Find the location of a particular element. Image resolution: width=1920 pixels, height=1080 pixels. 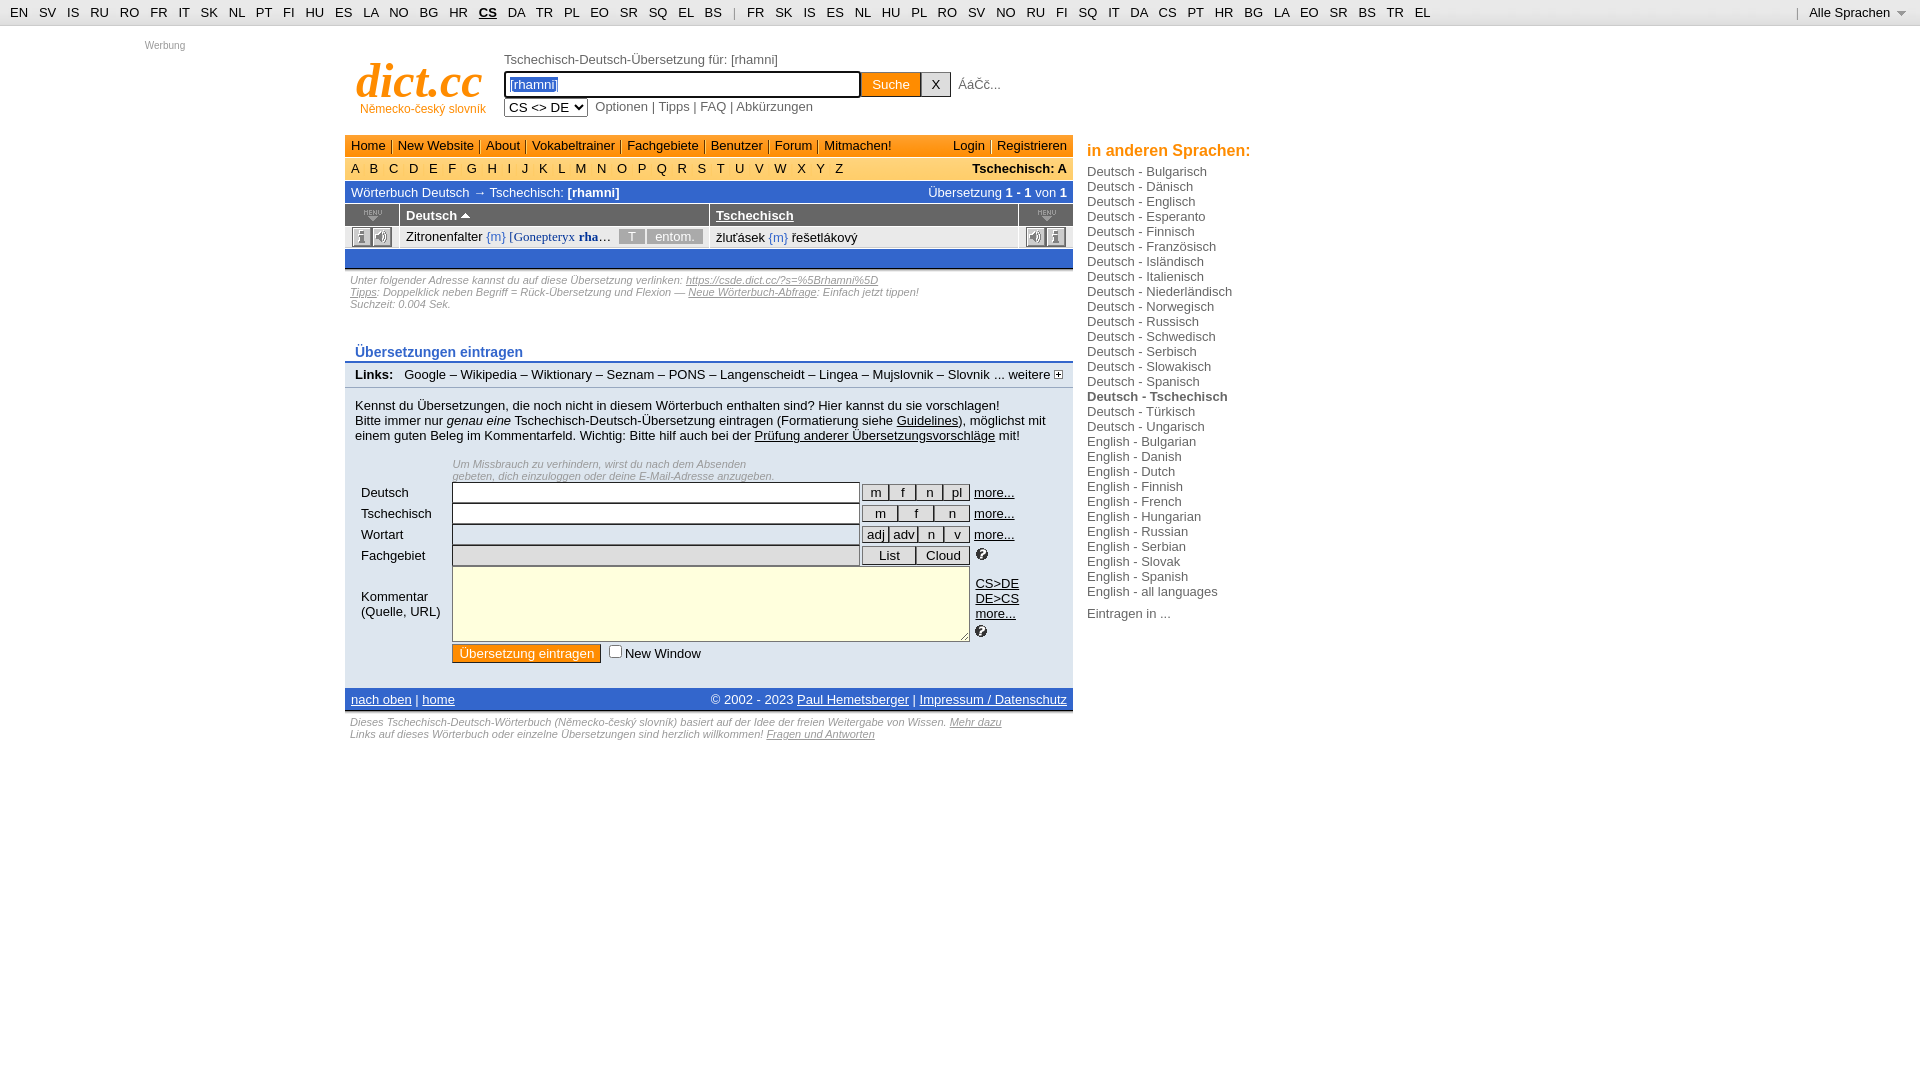

'NO' is located at coordinates (1006, 12).